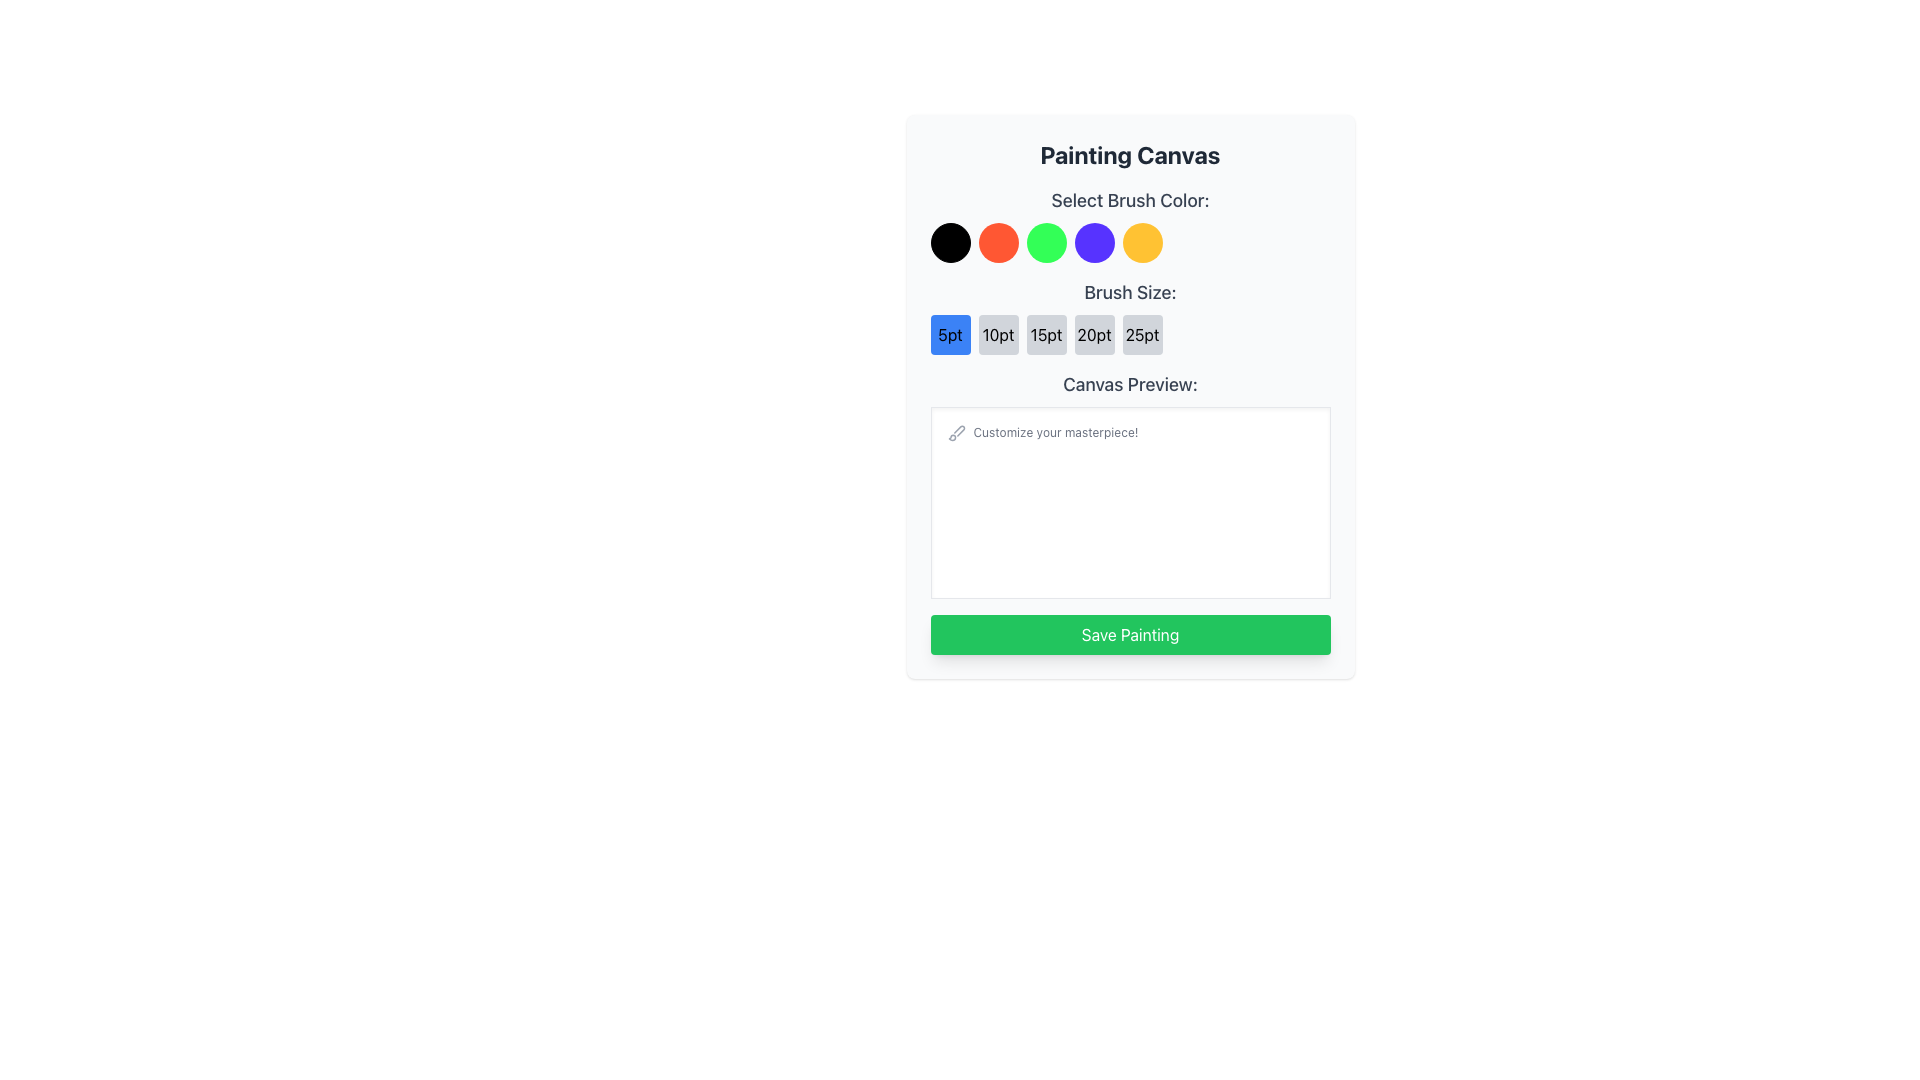 Image resolution: width=1920 pixels, height=1080 pixels. What do you see at coordinates (1130, 334) in the screenshot?
I see `the button in the group below the 'Brush Size:' text` at bounding box center [1130, 334].